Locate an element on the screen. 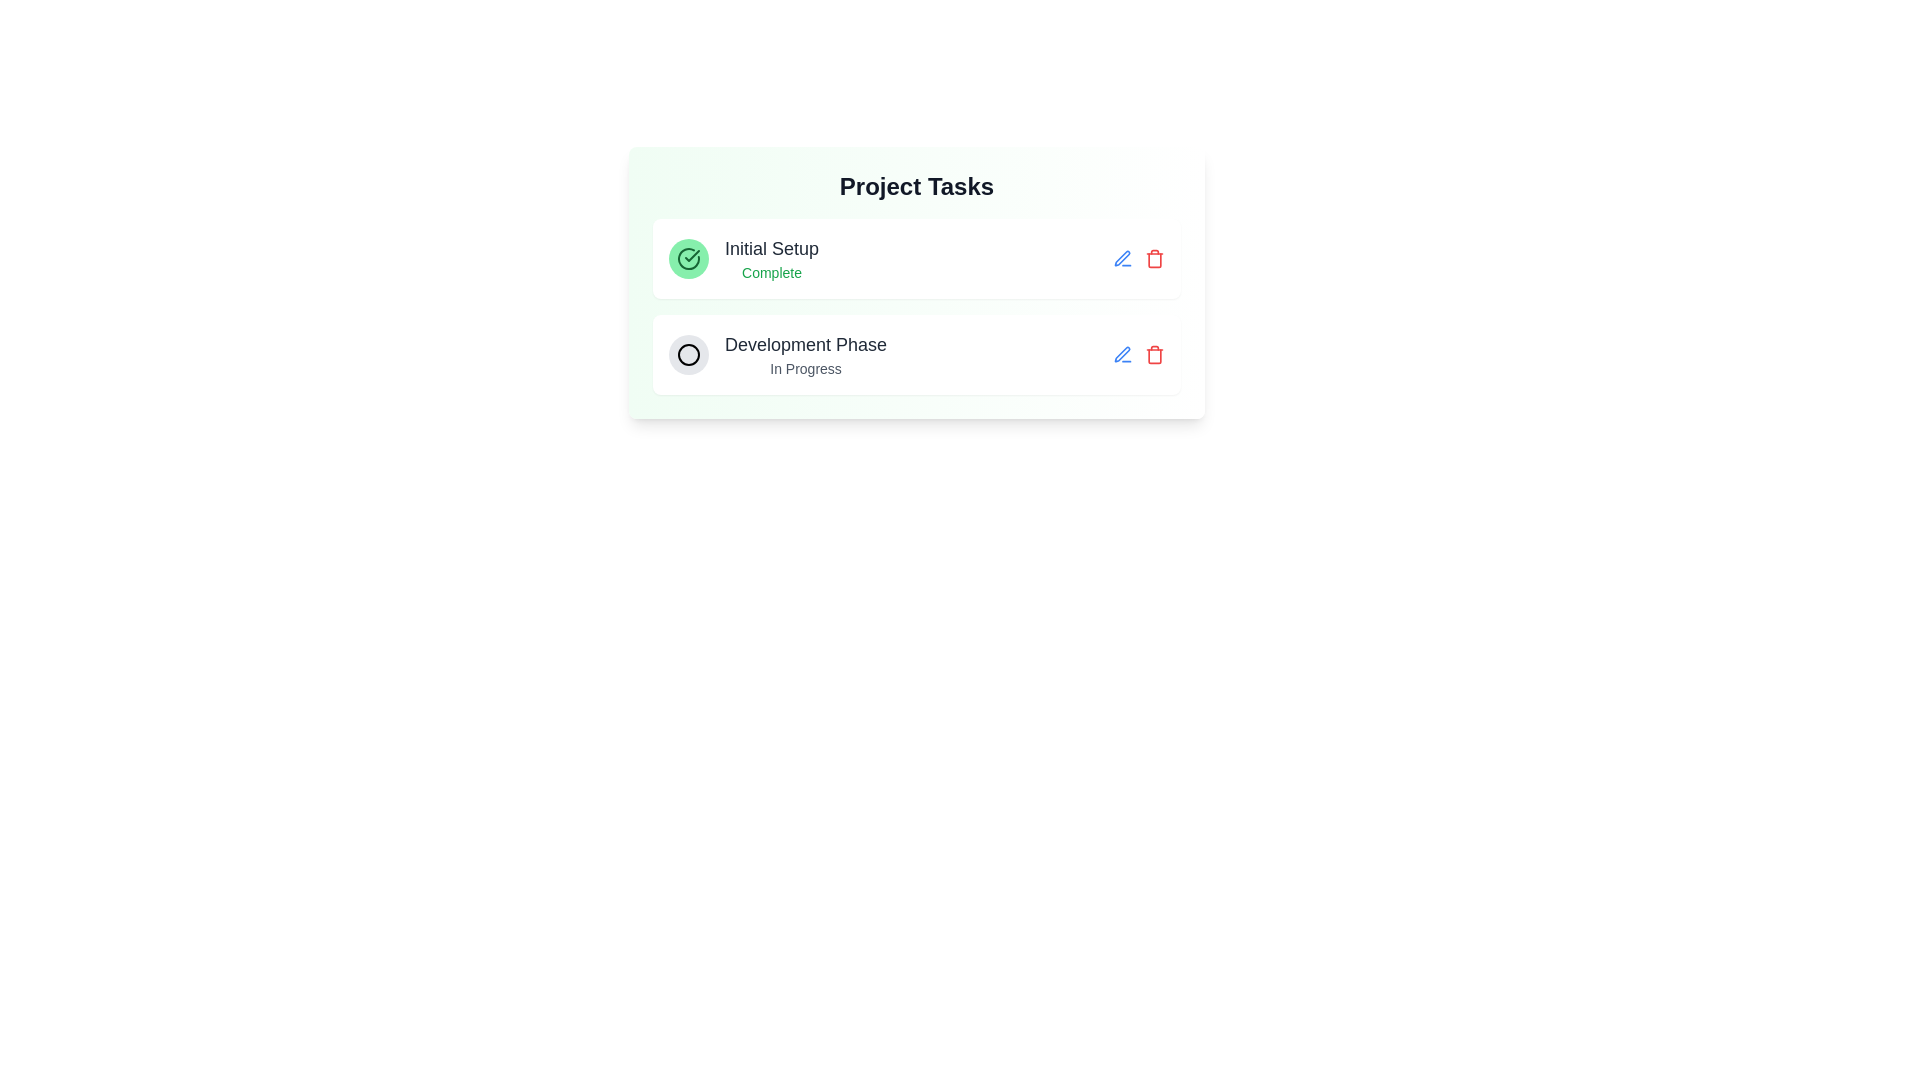 The height and width of the screenshot is (1080, 1920). text information from the 'Development Phase' task status indicator, which currently shows 'In Progress'. This element is the second item under 'Project Tasks' and is located below the 'Initial Setup' item is located at coordinates (776, 353).